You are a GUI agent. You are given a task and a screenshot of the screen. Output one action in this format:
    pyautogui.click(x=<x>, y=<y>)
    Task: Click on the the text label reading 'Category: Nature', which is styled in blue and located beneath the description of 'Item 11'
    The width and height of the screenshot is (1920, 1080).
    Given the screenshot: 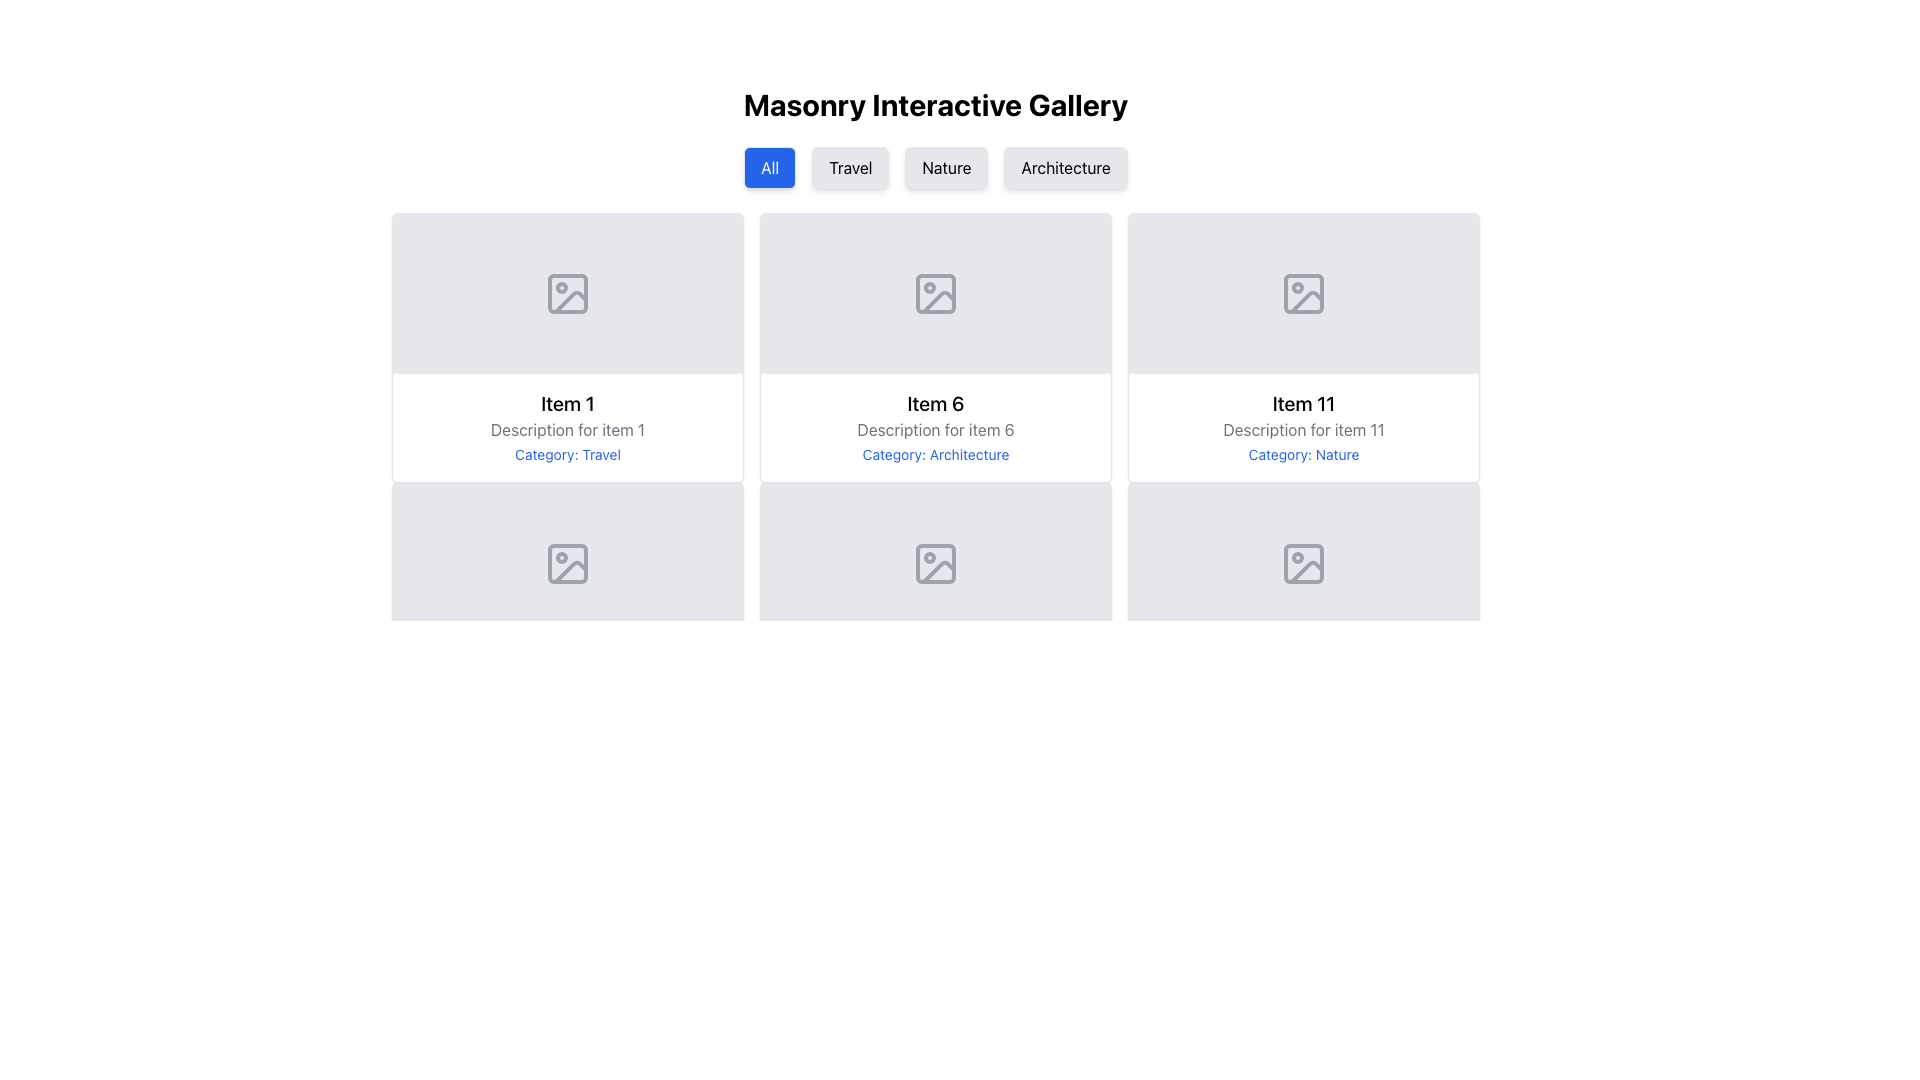 What is the action you would take?
    pyautogui.click(x=1304, y=454)
    